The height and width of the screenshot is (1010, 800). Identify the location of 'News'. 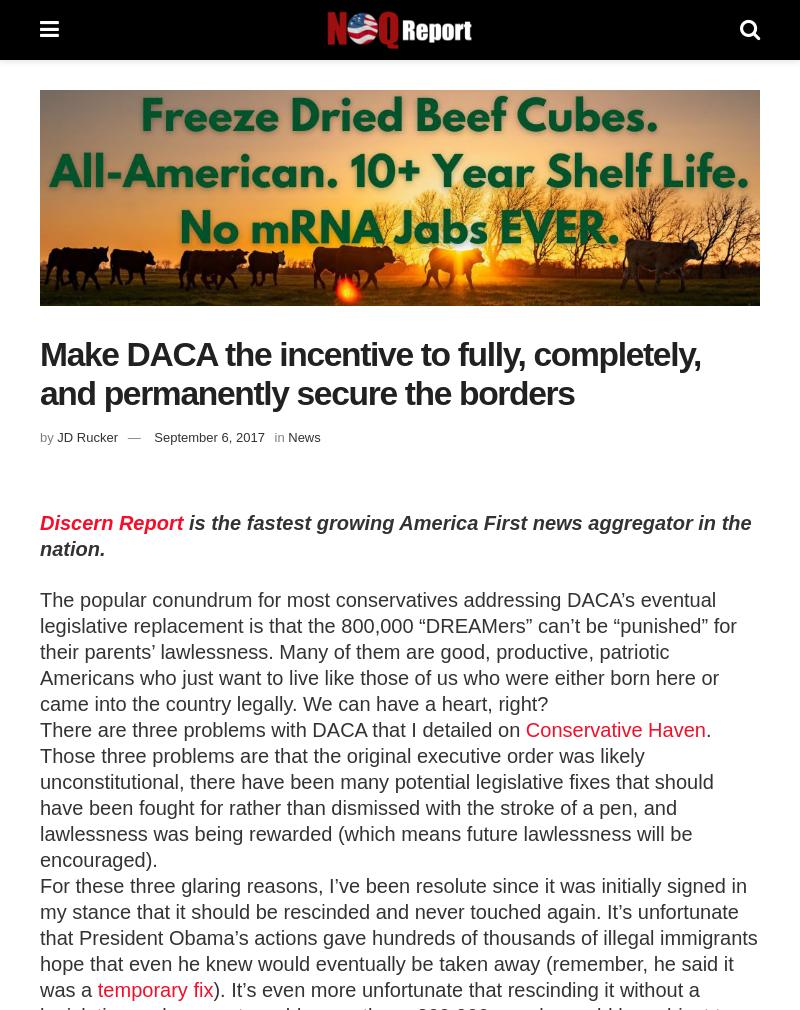
(303, 436).